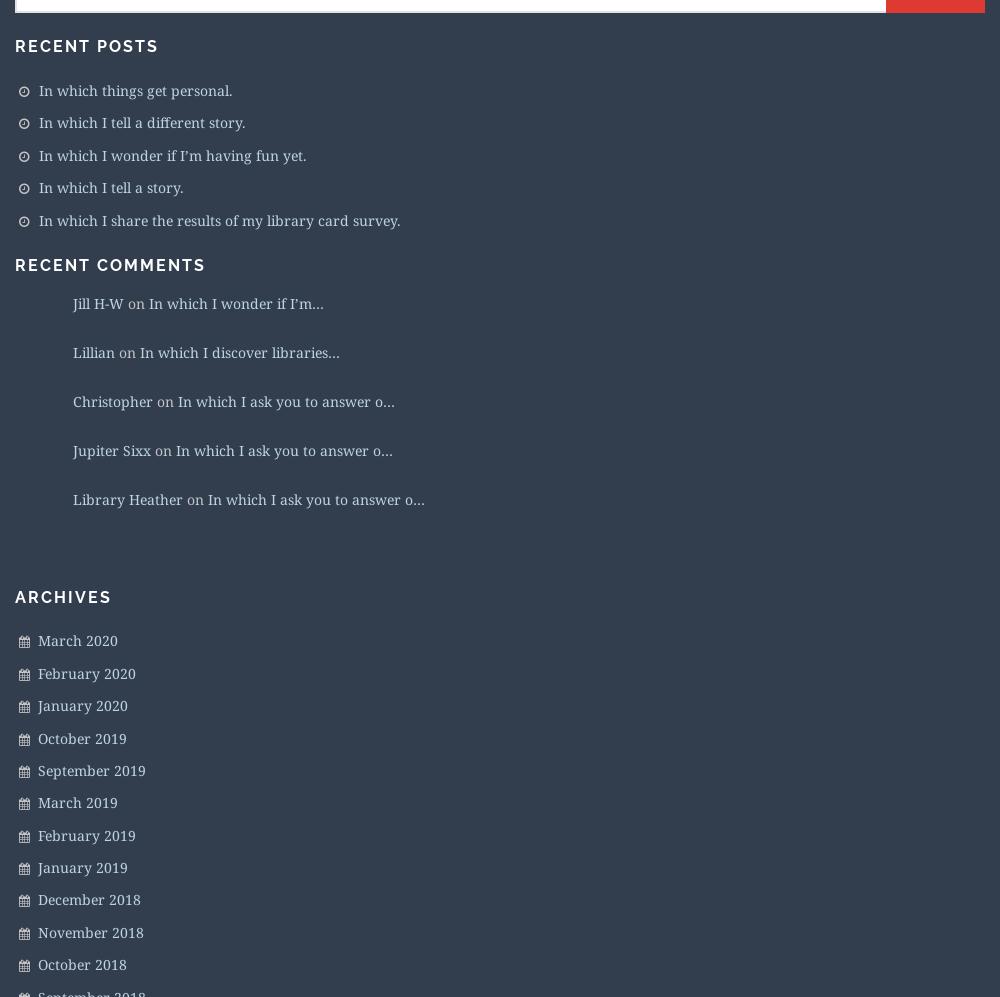  What do you see at coordinates (82, 866) in the screenshot?
I see `'January 2019'` at bounding box center [82, 866].